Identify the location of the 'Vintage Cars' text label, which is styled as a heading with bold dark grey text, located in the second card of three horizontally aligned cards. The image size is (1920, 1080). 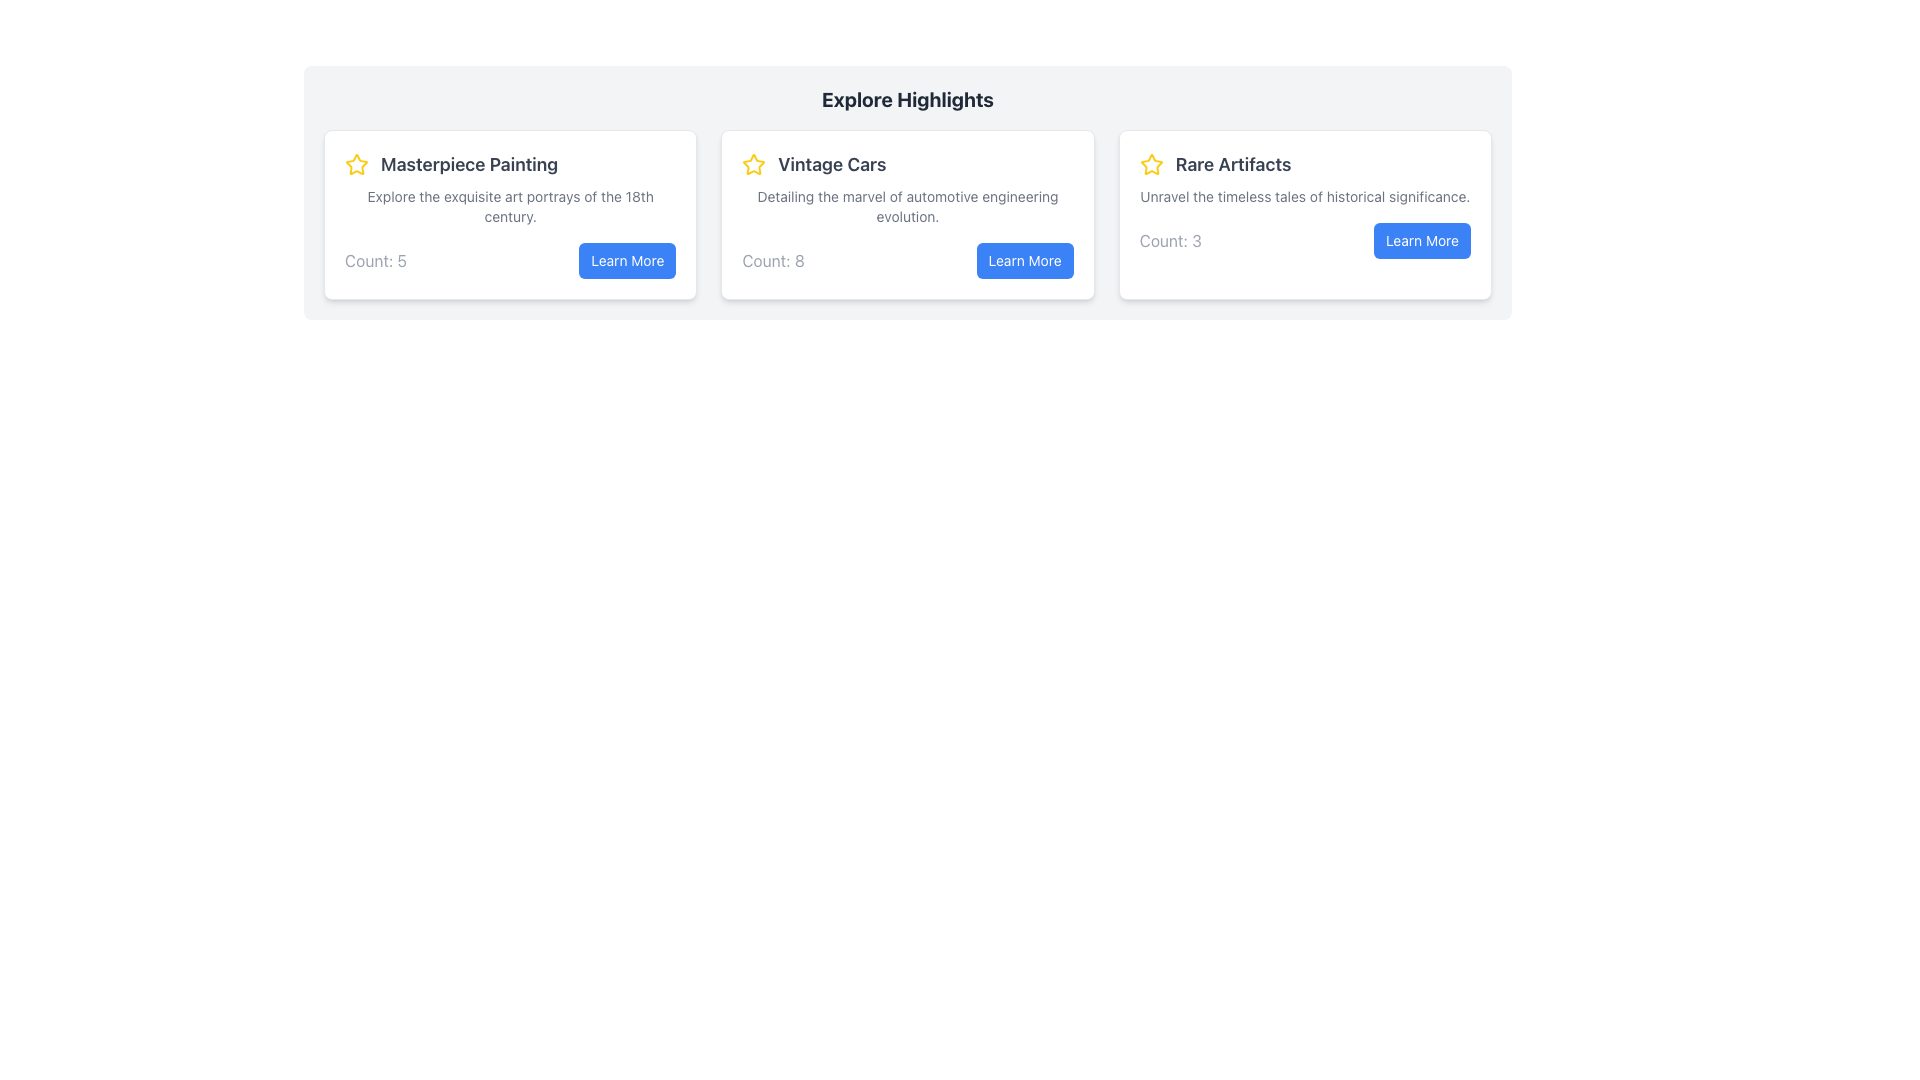
(832, 164).